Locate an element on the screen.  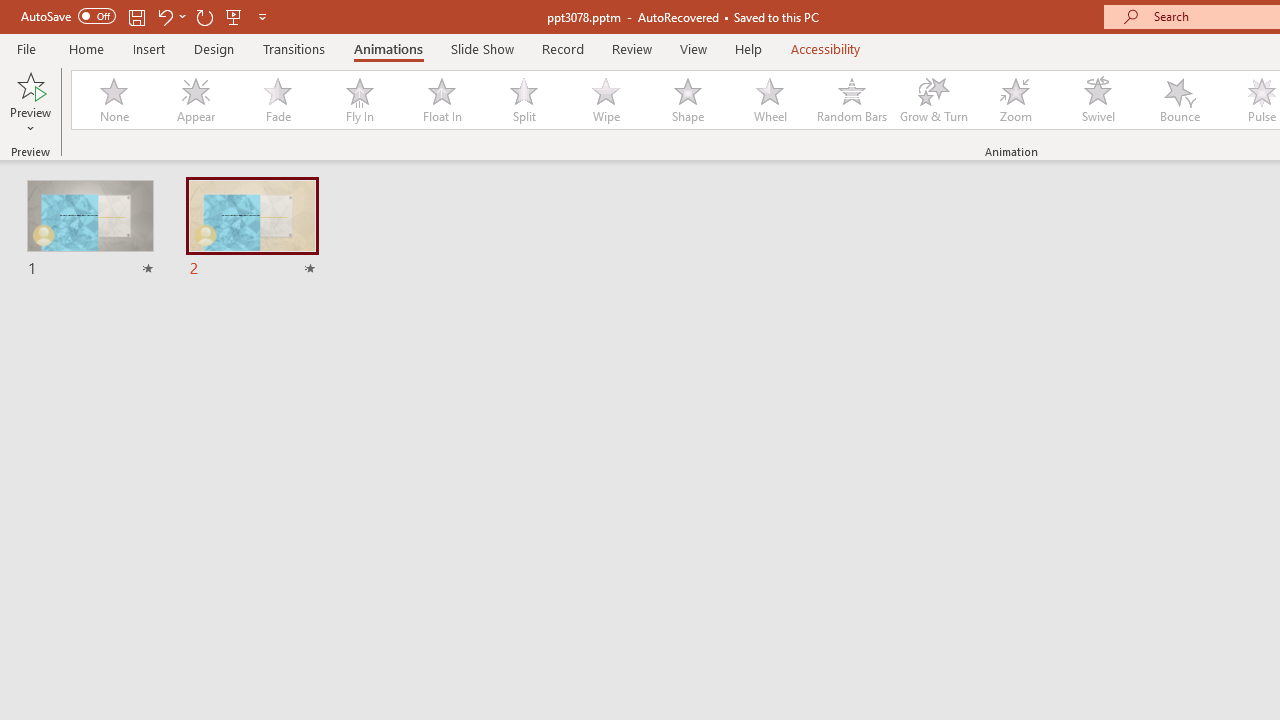
'Wipe' is located at coordinates (604, 100).